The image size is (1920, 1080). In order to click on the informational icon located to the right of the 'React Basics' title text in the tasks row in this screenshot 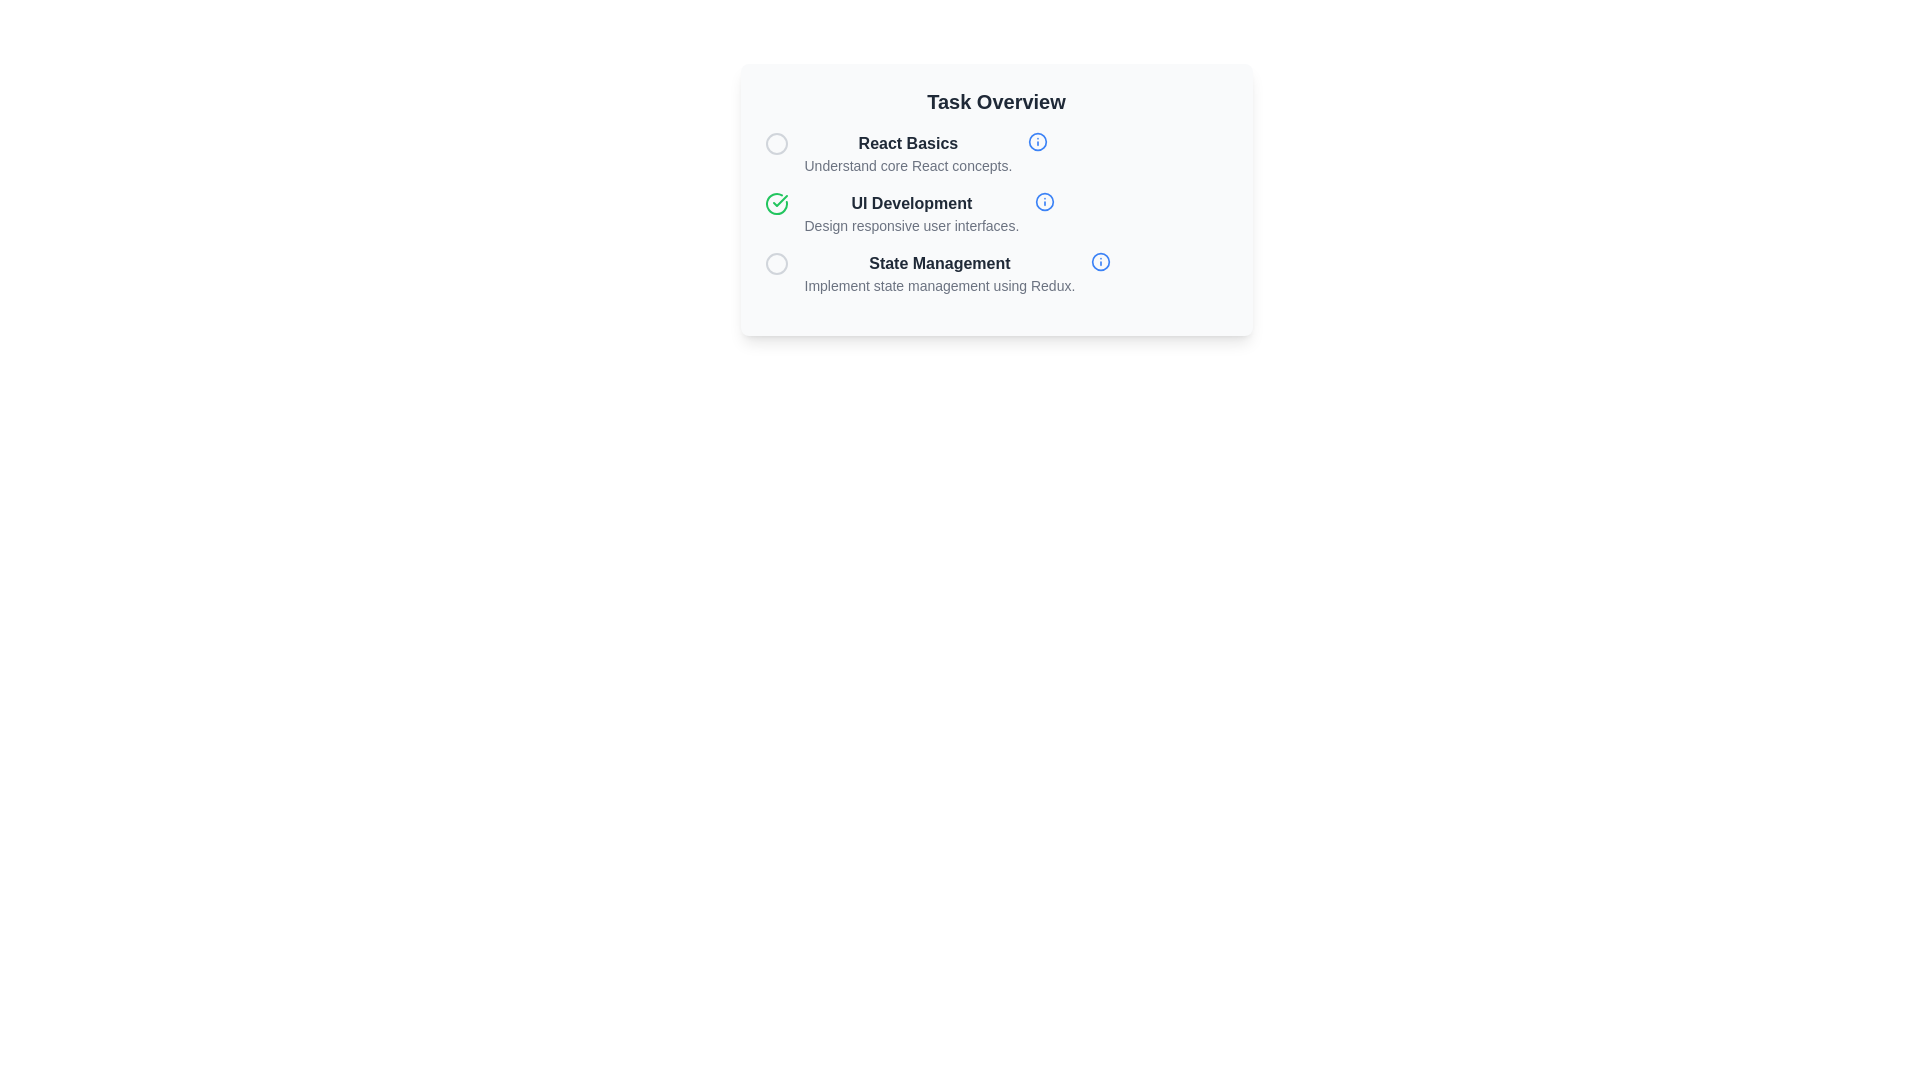, I will do `click(1038, 141)`.